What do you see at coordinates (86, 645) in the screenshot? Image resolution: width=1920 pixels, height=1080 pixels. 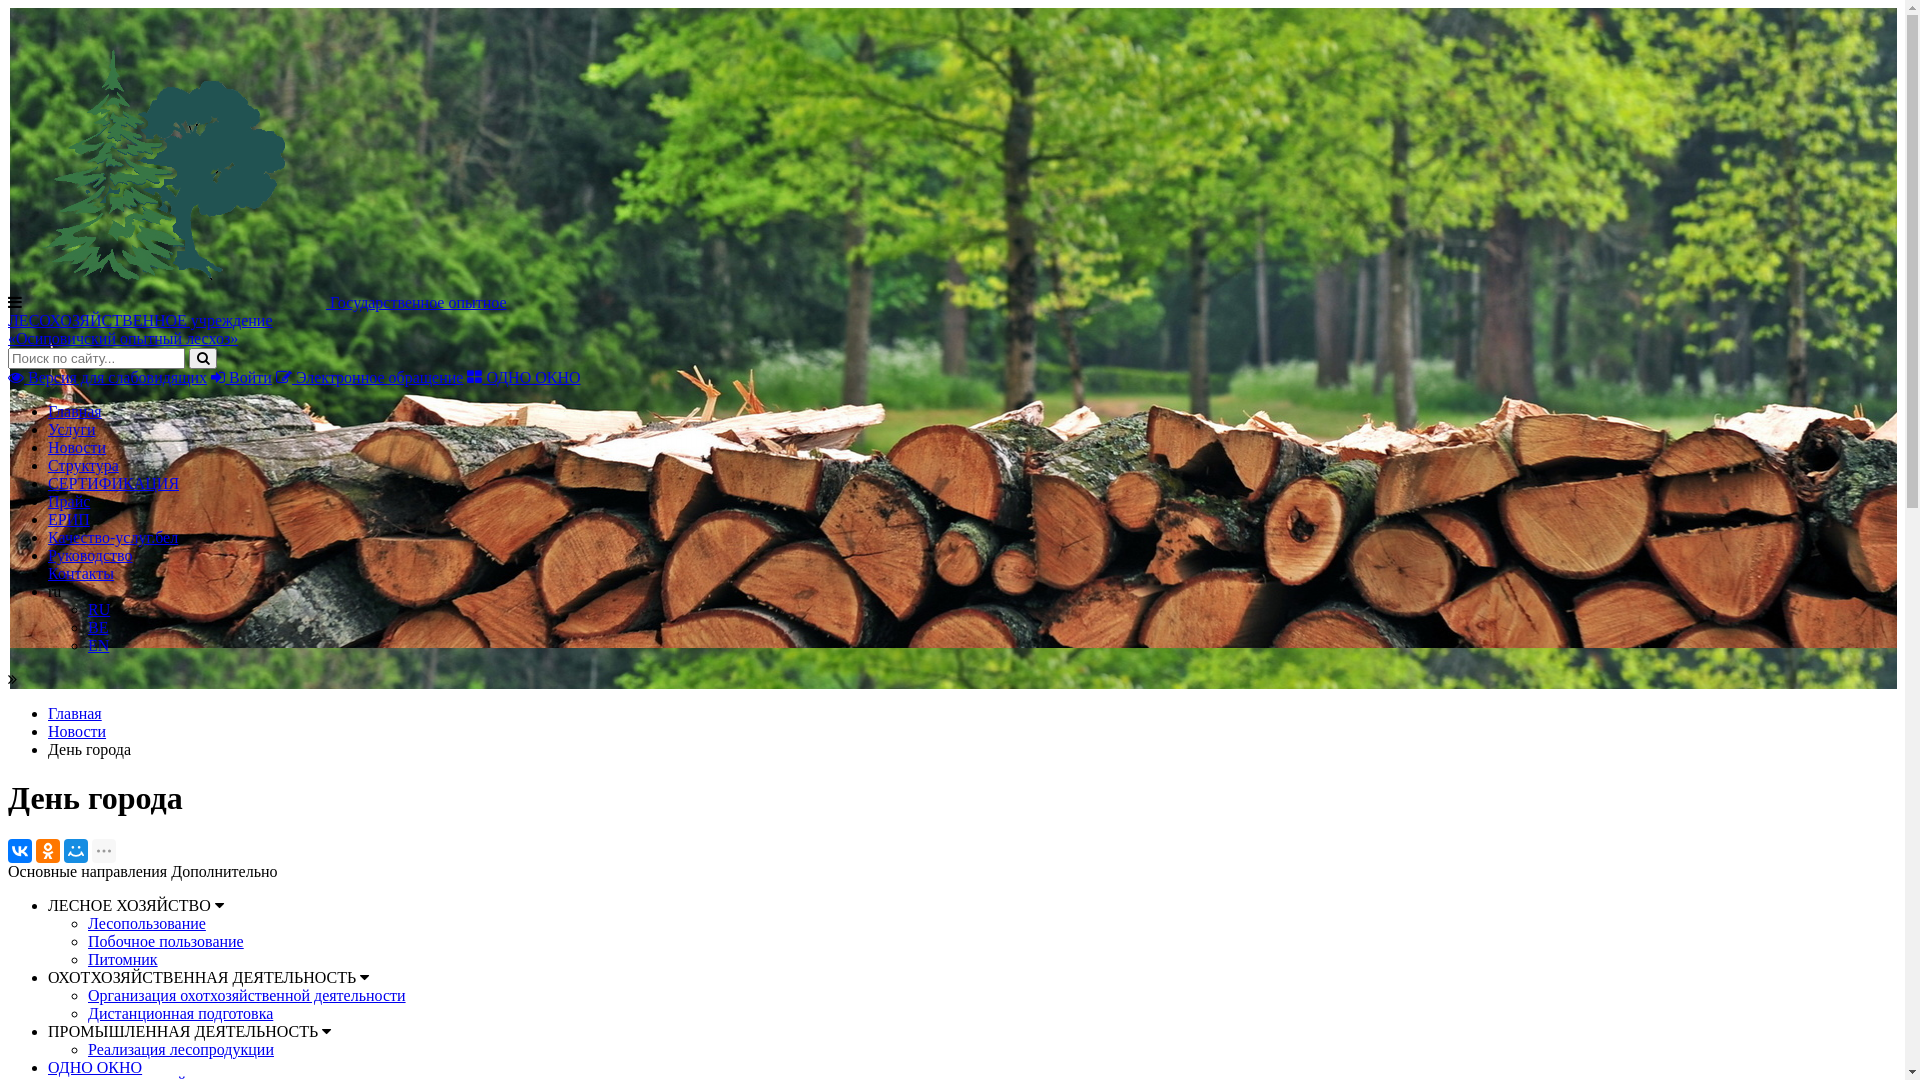 I see `'EN'` at bounding box center [86, 645].